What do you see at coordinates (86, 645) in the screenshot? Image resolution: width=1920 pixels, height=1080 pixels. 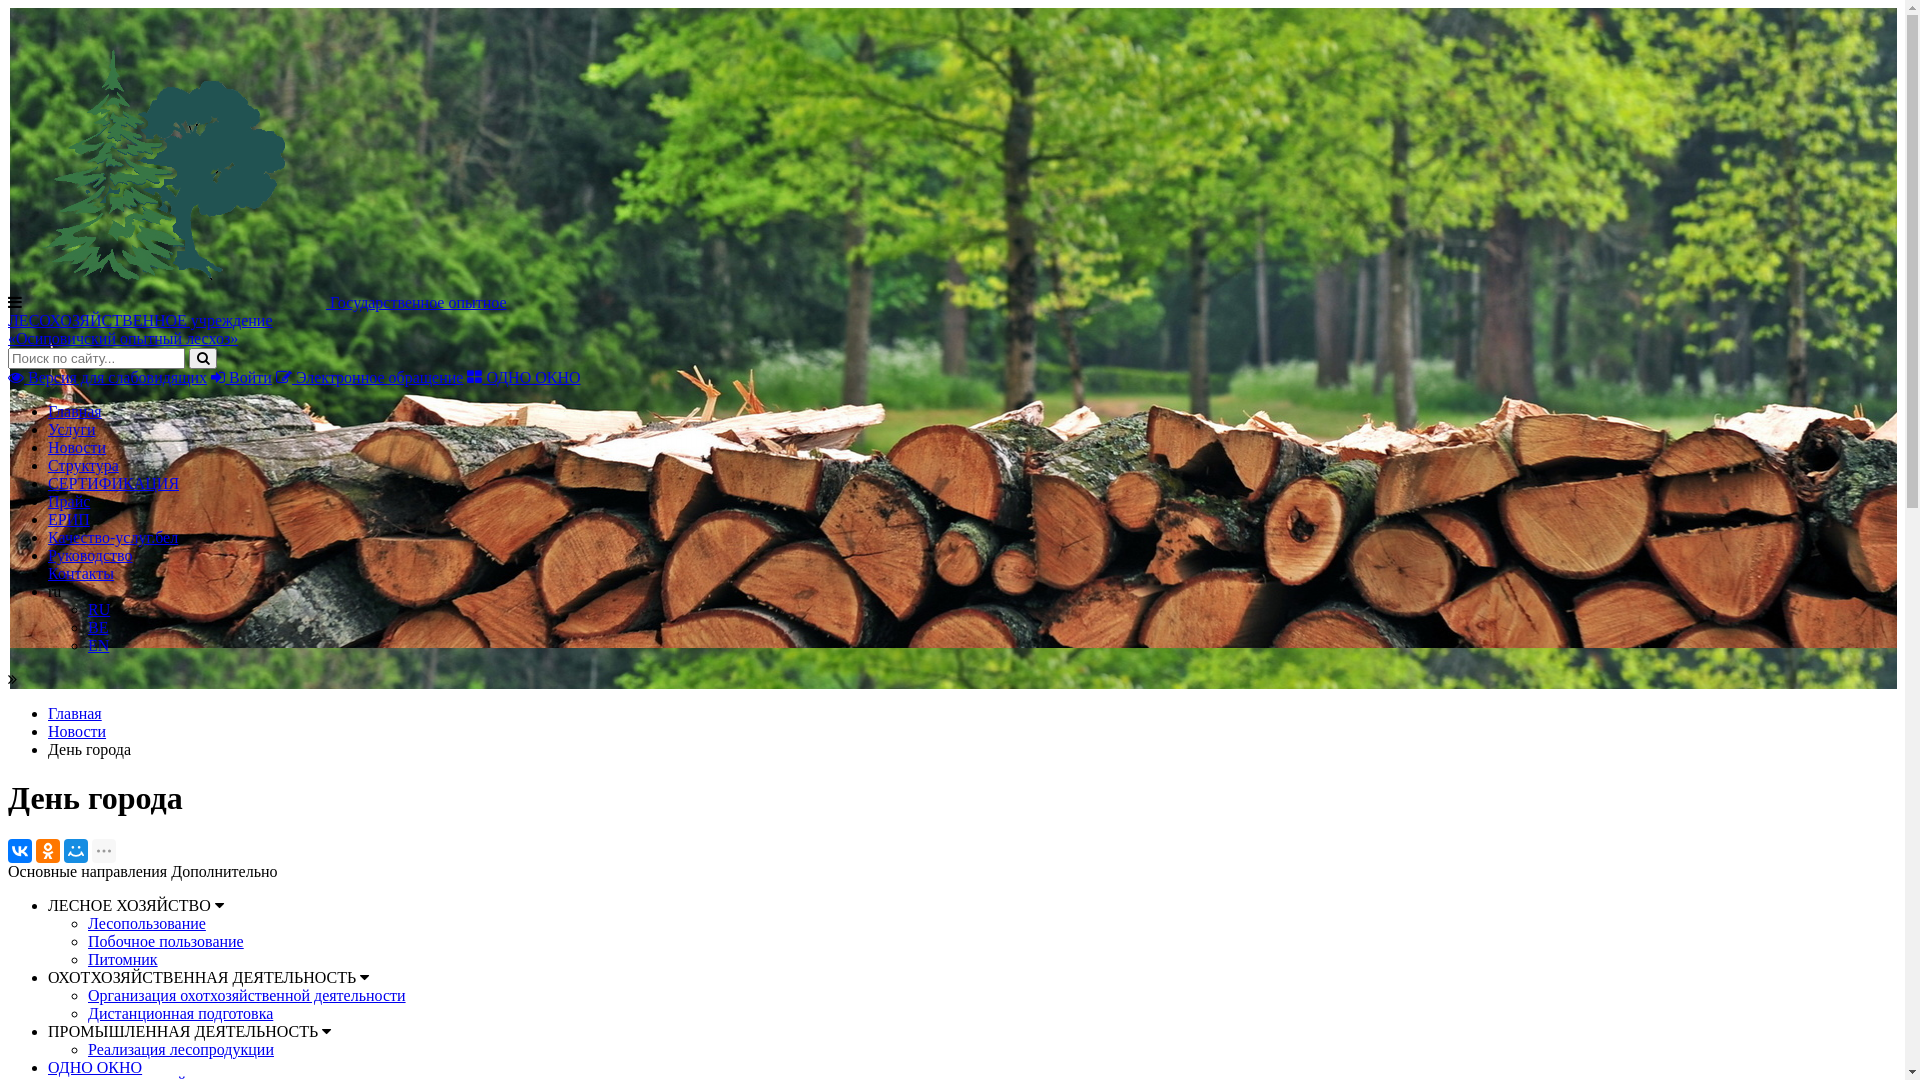 I see `'EN'` at bounding box center [86, 645].